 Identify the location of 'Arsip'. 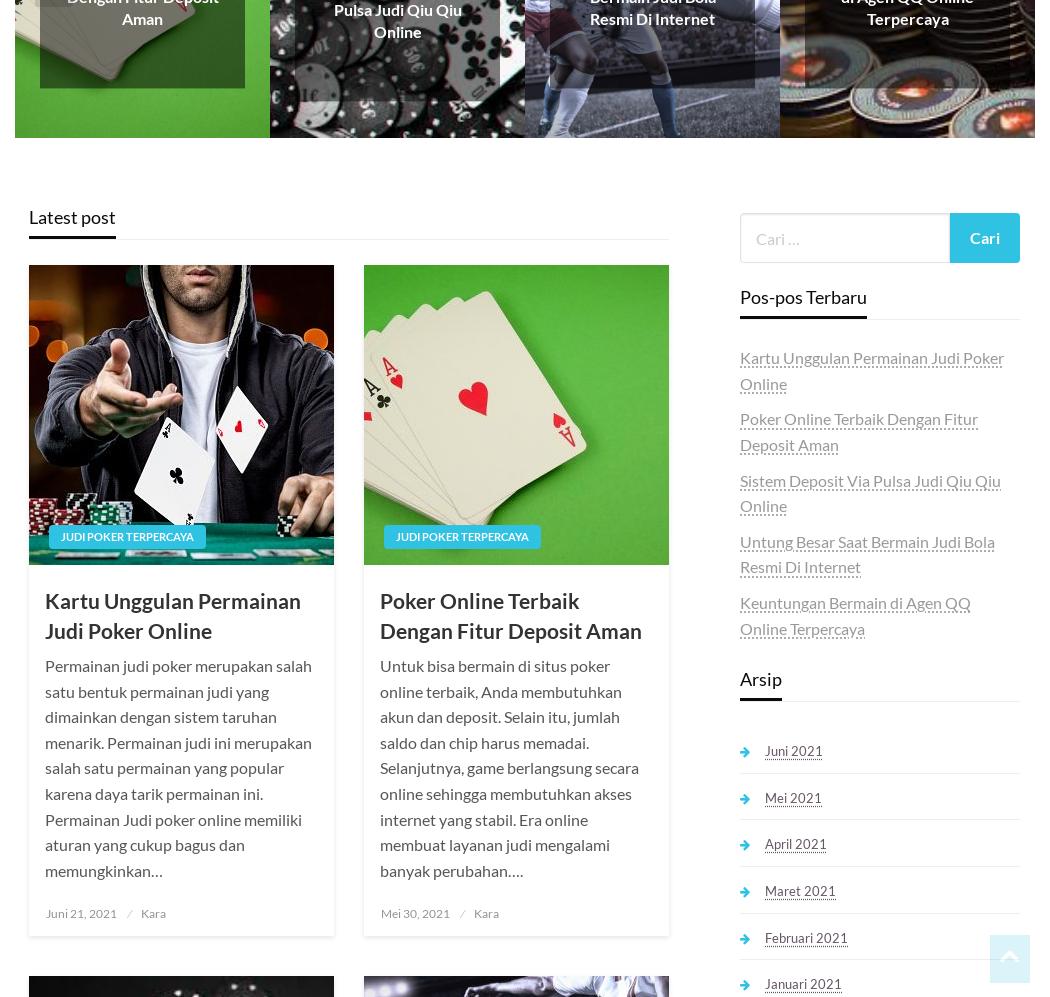
(761, 678).